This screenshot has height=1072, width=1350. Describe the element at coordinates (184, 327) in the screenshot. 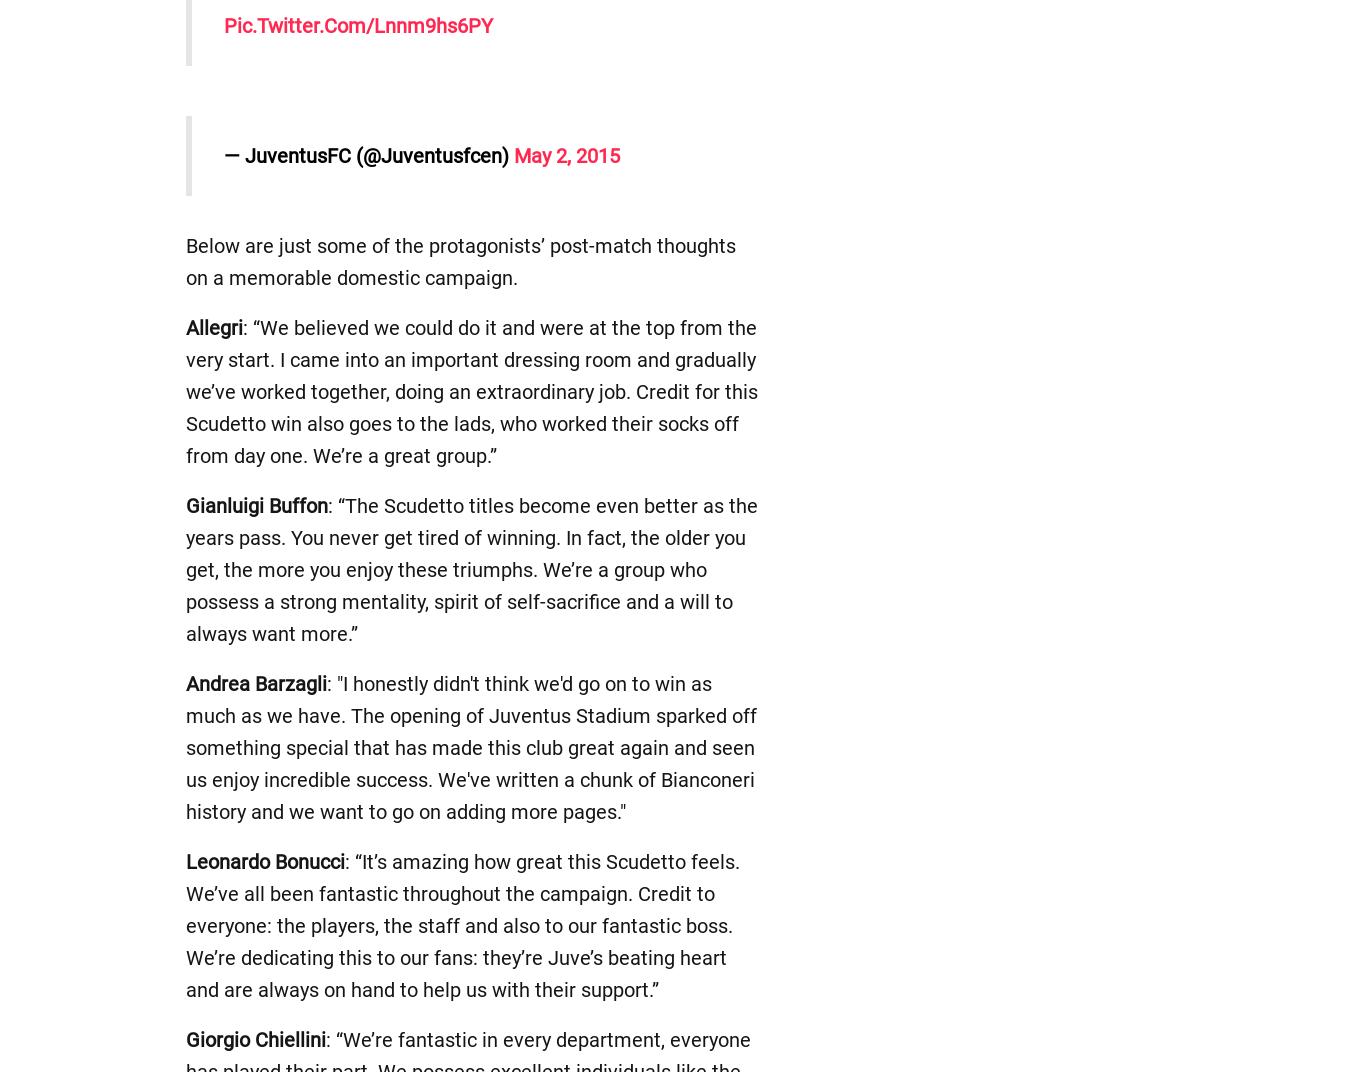

I see `'Allegri'` at that location.